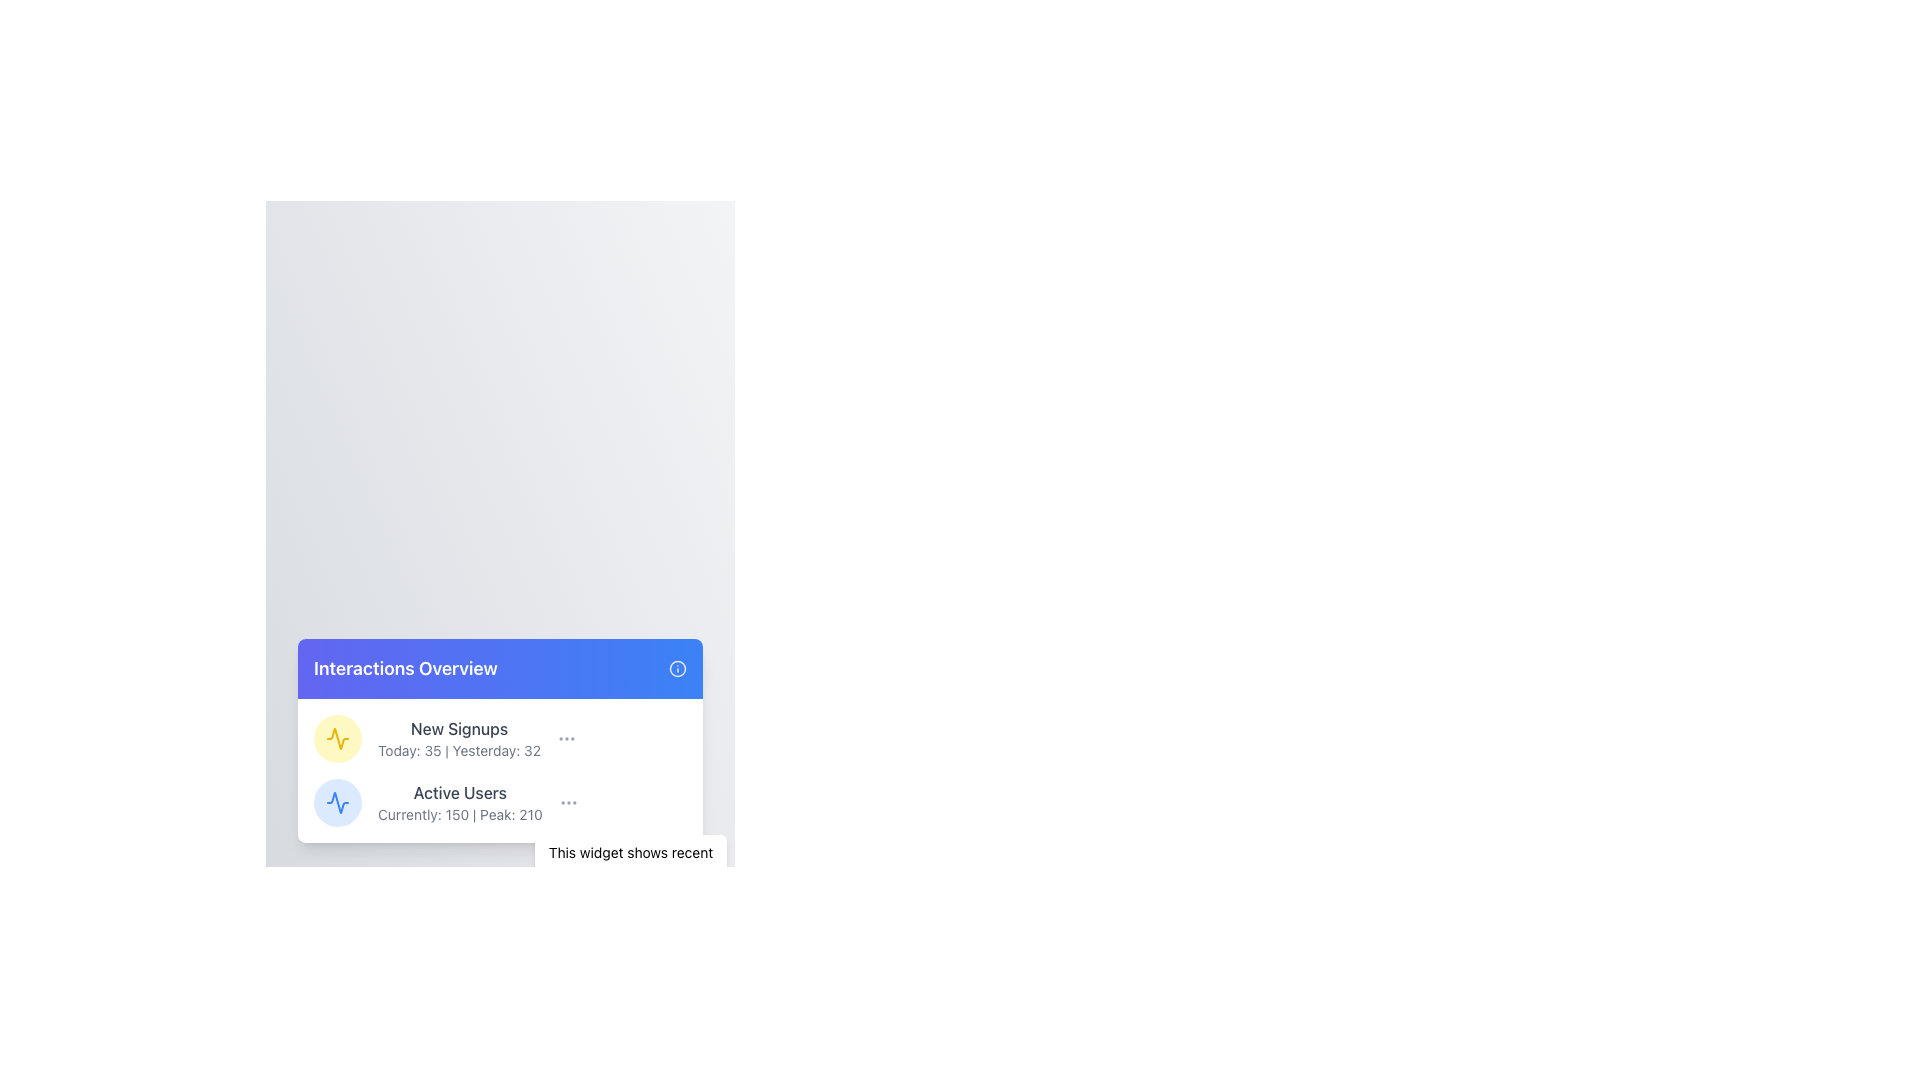 The width and height of the screenshot is (1920, 1080). Describe the element at coordinates (500, 801) in the screenshot. I see `the Text Display with Icon that shows the current and peak number of active users, located beneath the 'New Signups' information` at that location.